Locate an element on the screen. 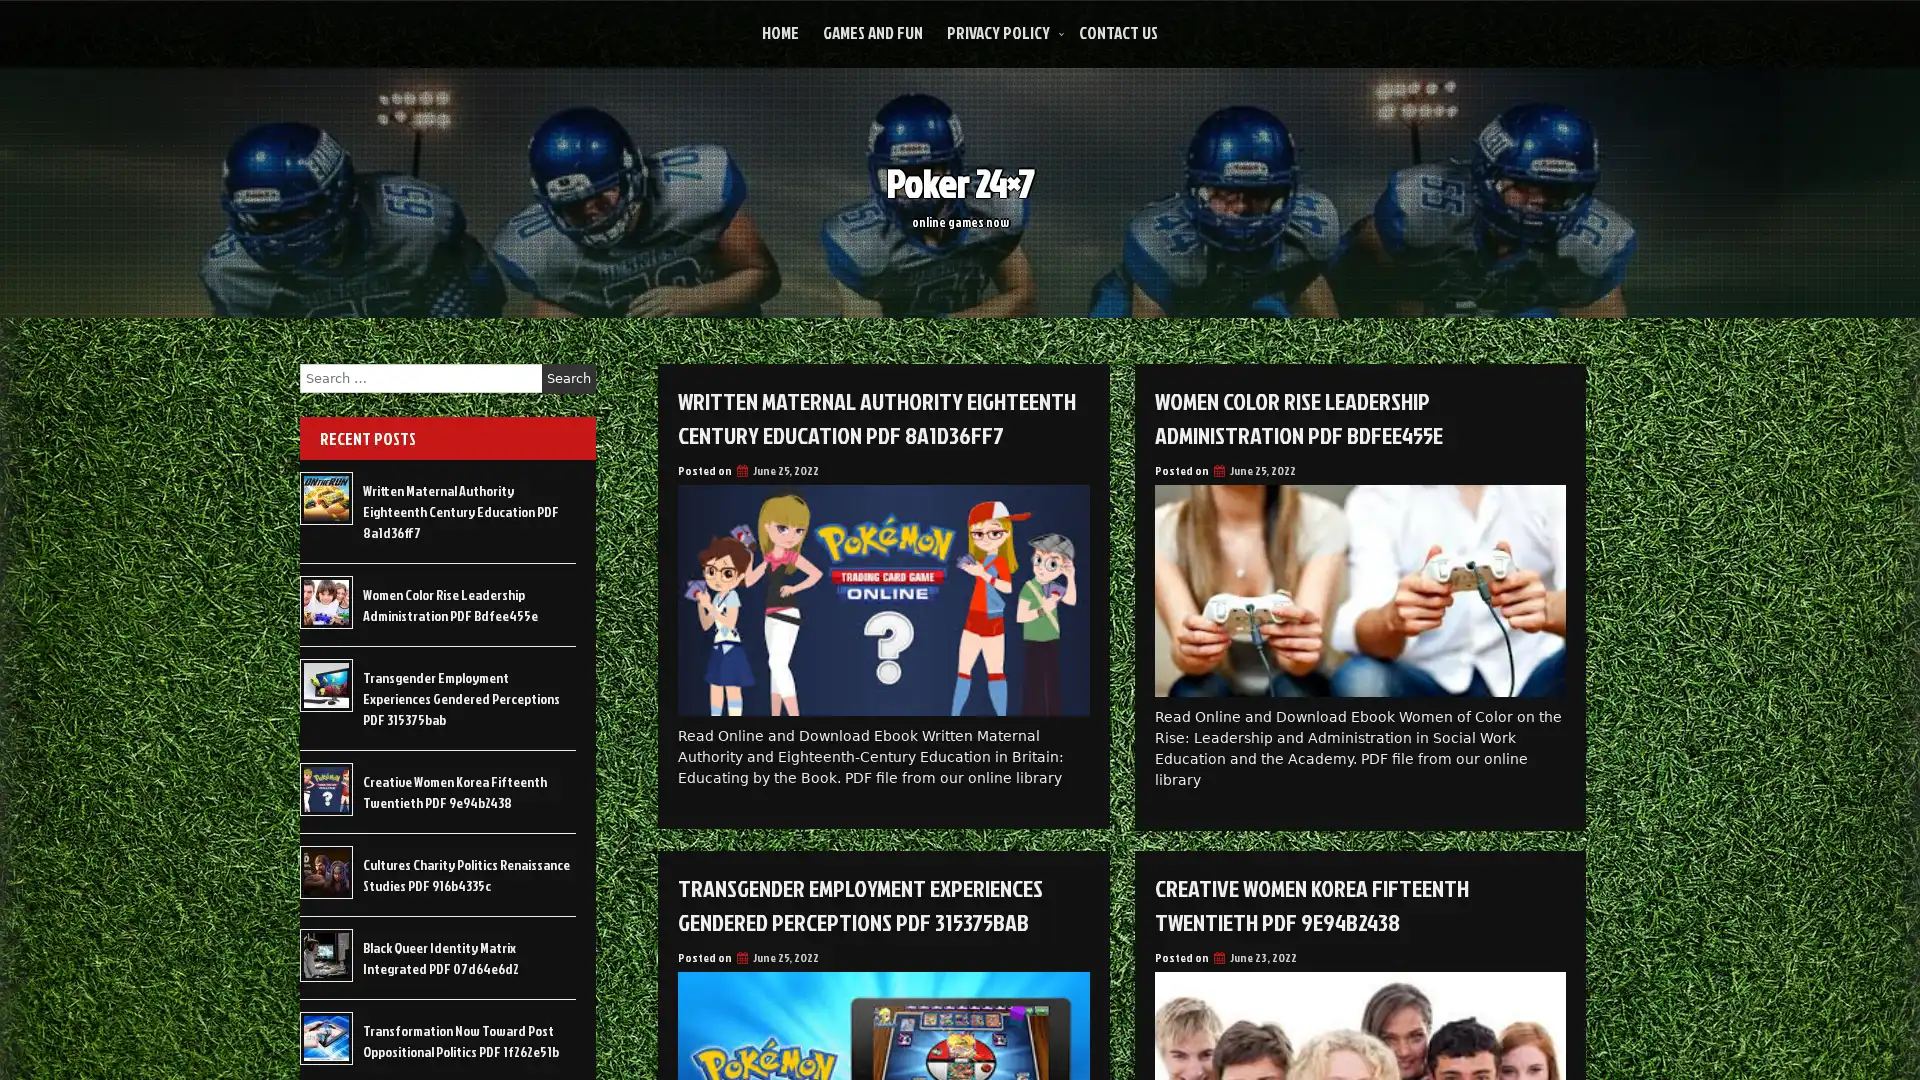  Search is located at coordinates (568, 378).